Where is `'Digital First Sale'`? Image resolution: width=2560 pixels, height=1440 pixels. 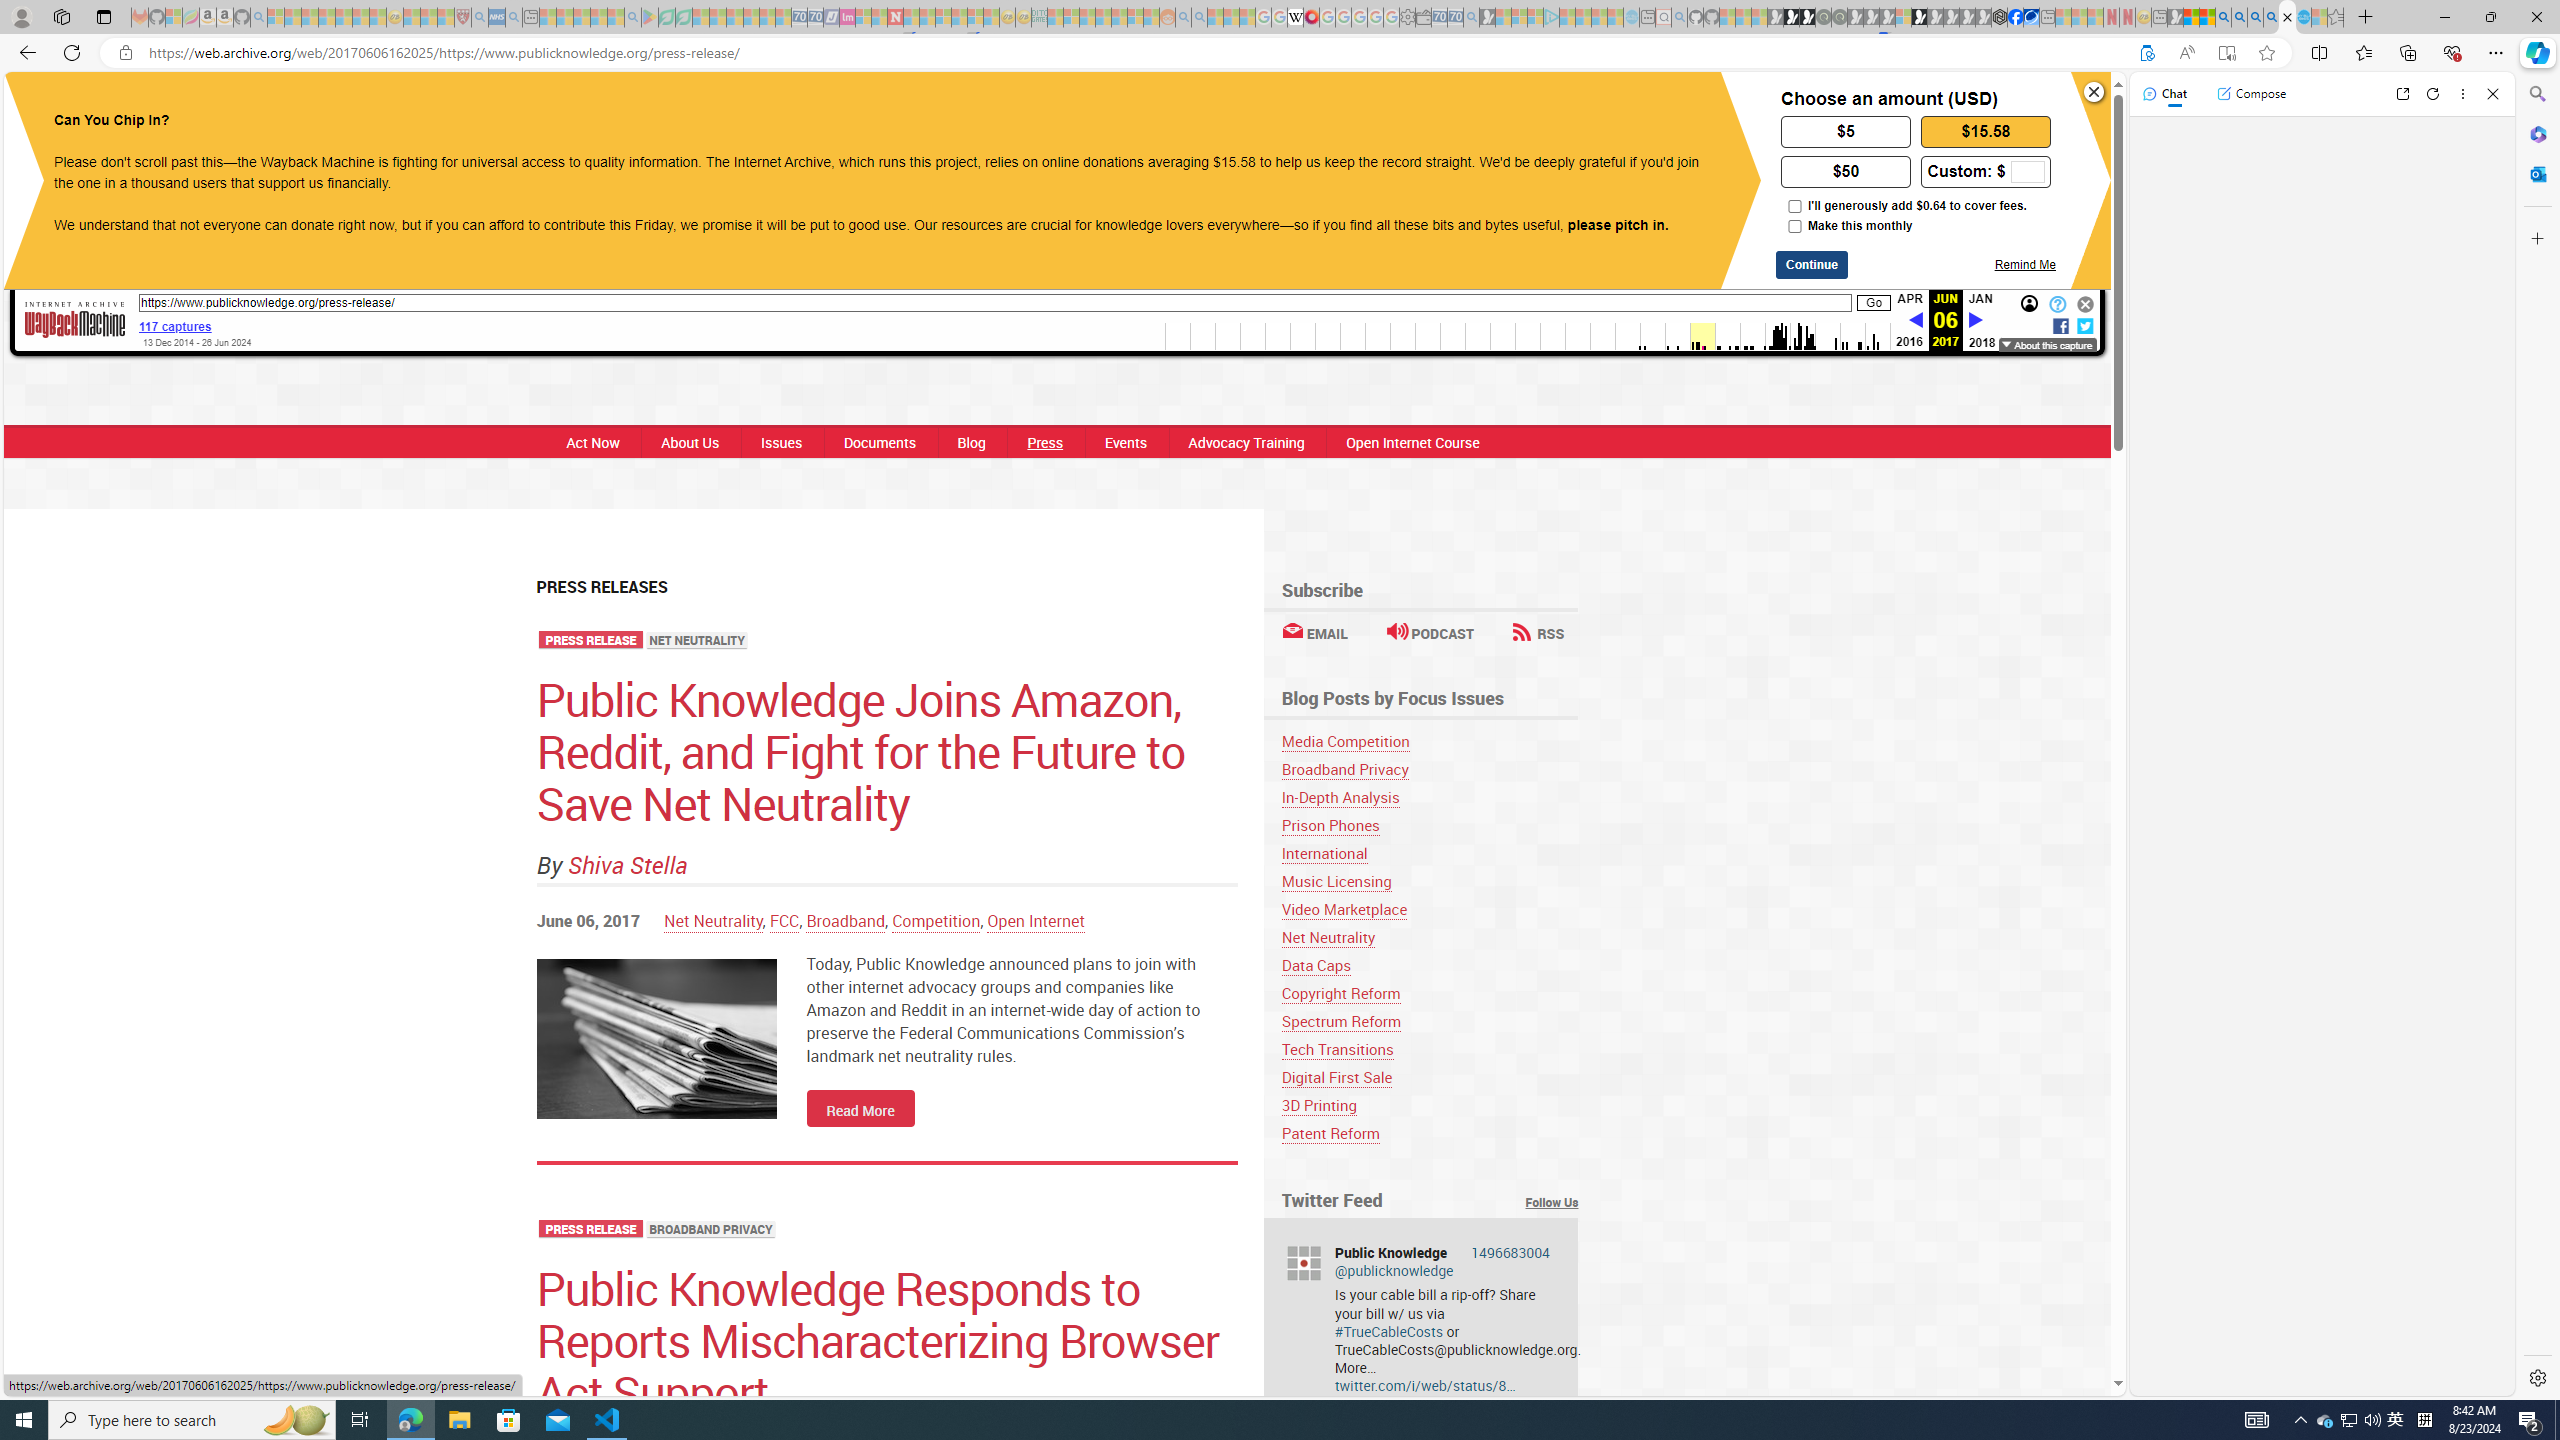 'Digital First Sale' is located at coordinates (1336, 1076).